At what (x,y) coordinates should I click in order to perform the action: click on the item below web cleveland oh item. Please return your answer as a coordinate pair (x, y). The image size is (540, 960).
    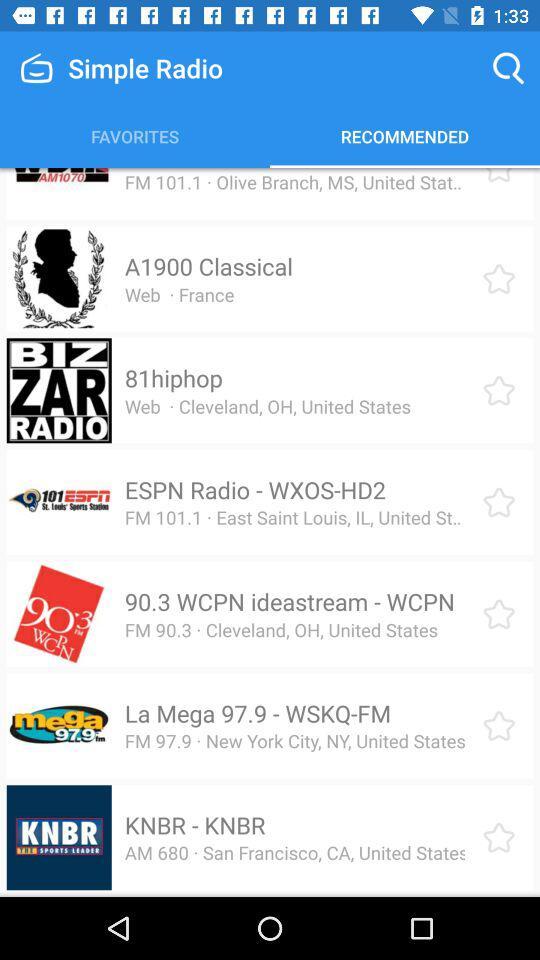
    Looking at the image, I should click on (255, 488).